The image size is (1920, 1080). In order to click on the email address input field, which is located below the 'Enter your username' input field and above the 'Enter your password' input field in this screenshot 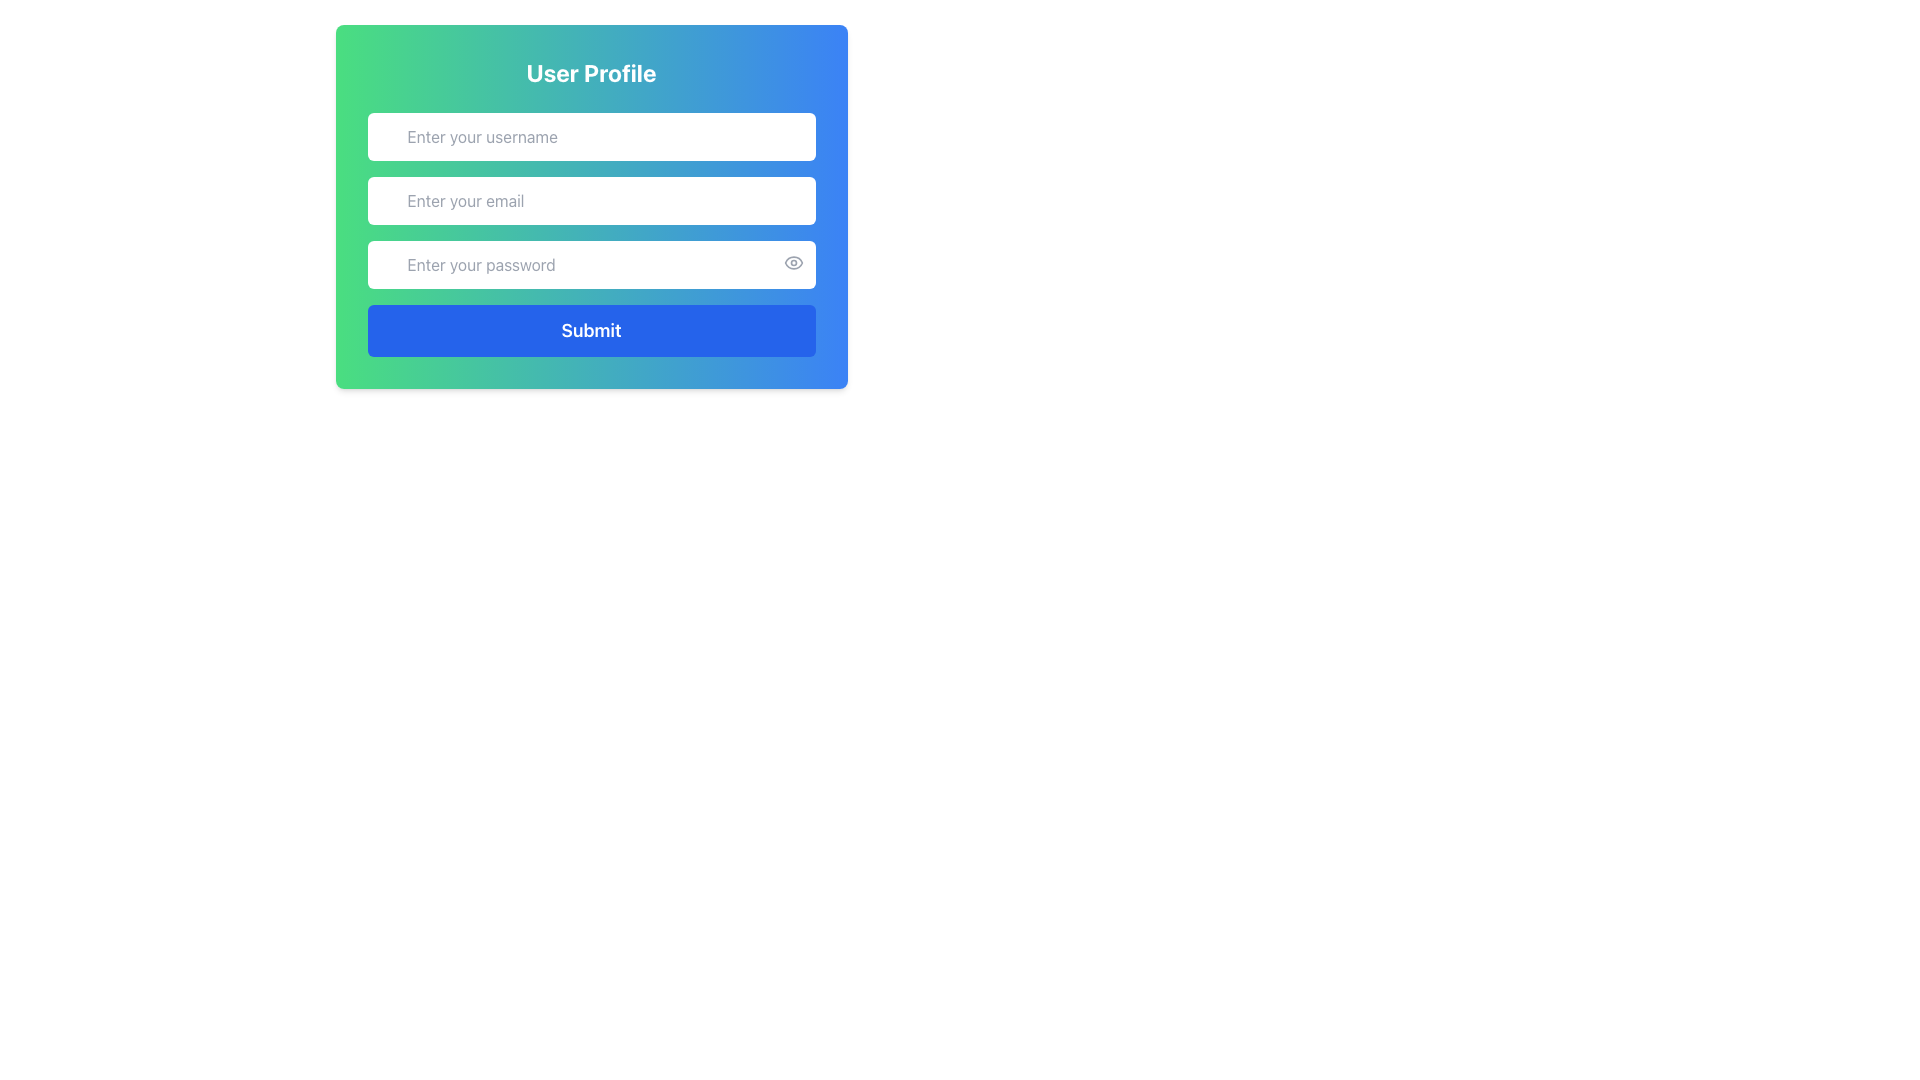, I will do `click(590, 200)`.